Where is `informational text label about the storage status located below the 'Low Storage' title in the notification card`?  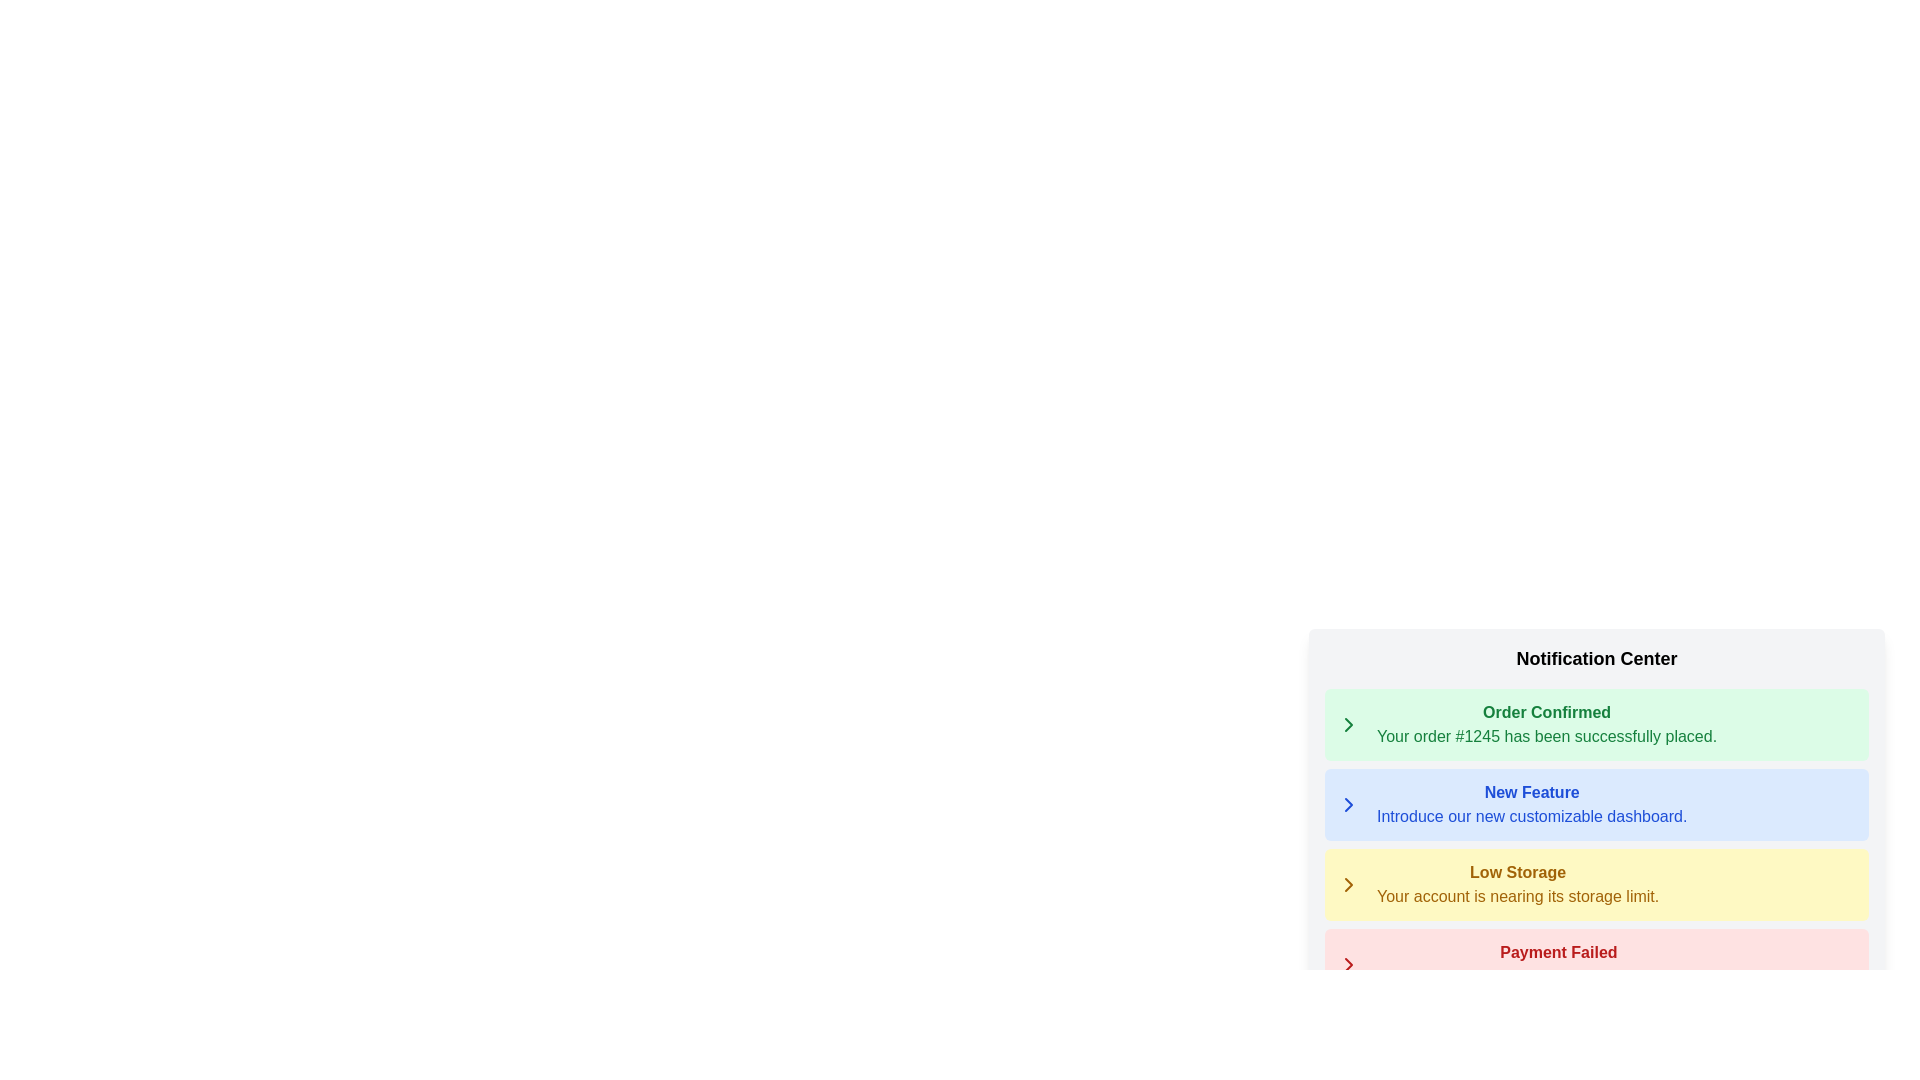
informational text label about the storage status located below the 'Low Storage' title in the notification card is located at coordinates (1518, 896).